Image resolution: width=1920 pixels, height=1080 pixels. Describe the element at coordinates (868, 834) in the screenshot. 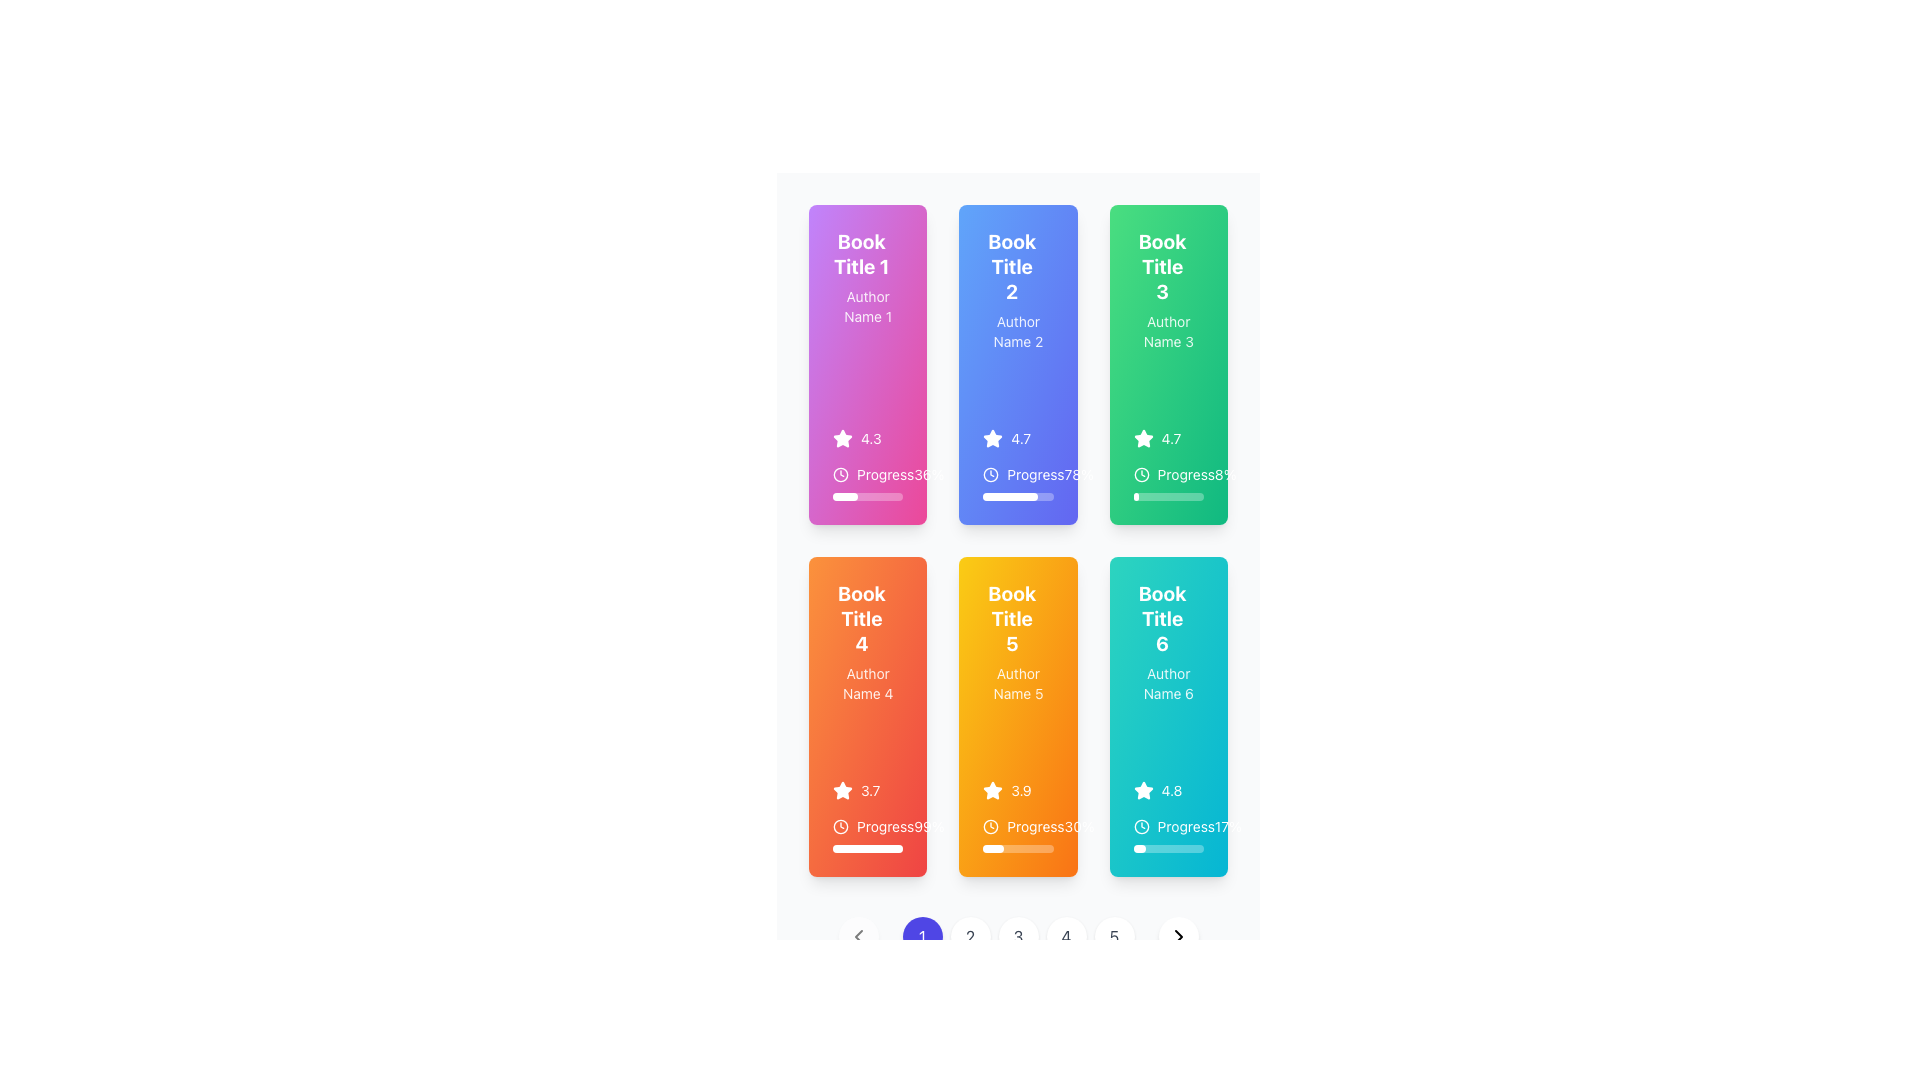

I see `displayed progress value of the Progress Indicator located at the bottom of the 'Book Title 4' card, which shows 99% completion` at that location.